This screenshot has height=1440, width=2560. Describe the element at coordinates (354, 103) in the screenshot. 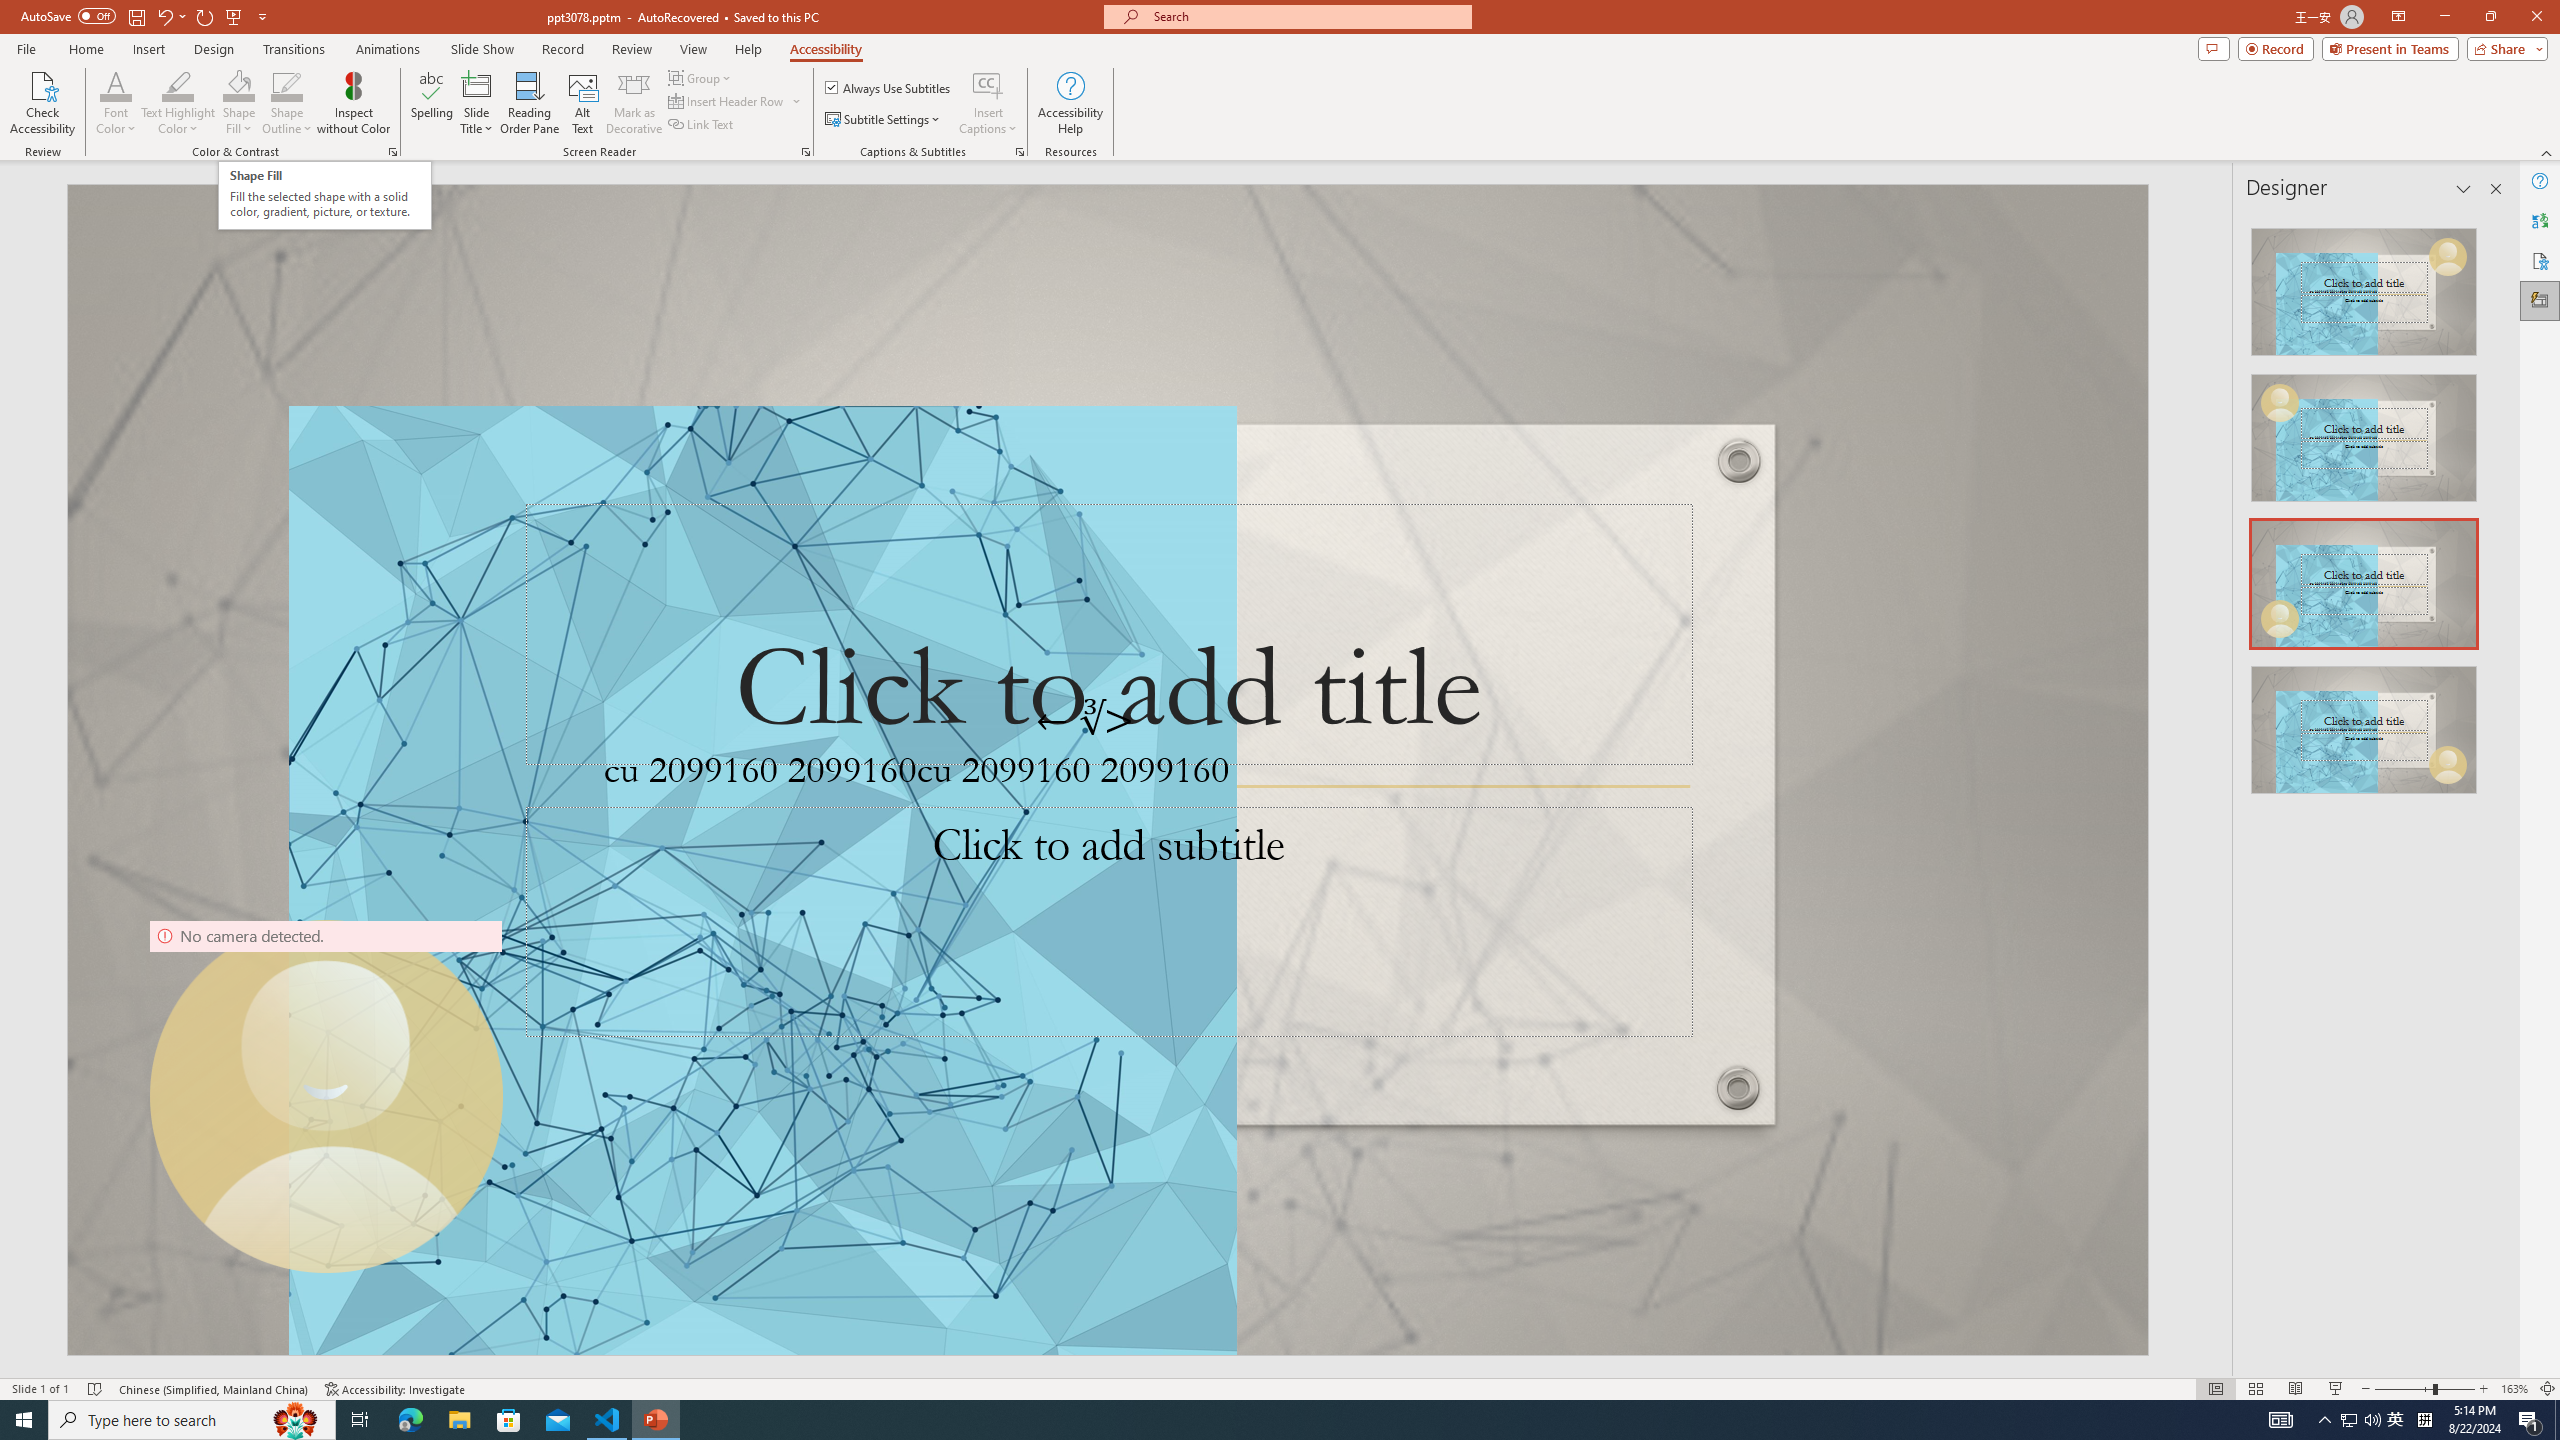

I see `'Inspect without Color'` at that location.